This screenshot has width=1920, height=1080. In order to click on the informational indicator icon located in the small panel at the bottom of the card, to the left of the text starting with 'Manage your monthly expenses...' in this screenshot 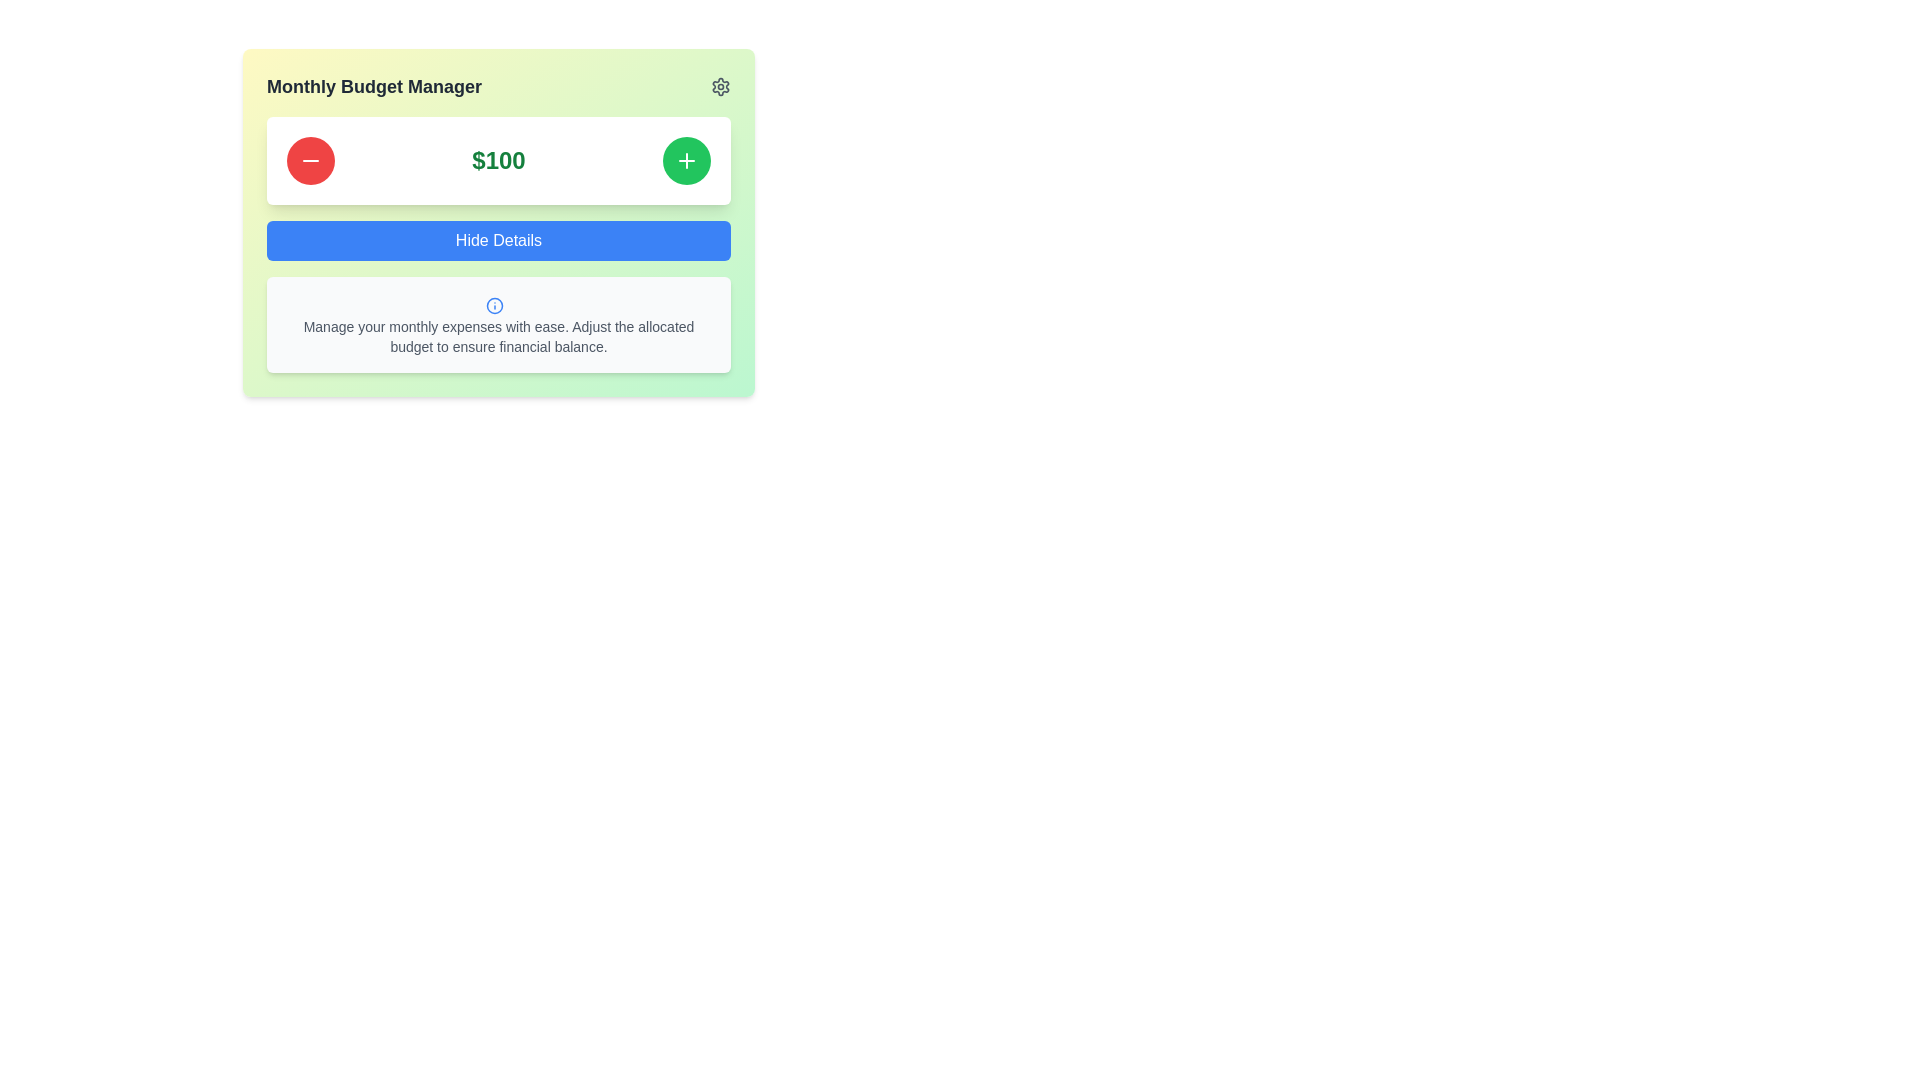, I will do `click(494, 304)`.